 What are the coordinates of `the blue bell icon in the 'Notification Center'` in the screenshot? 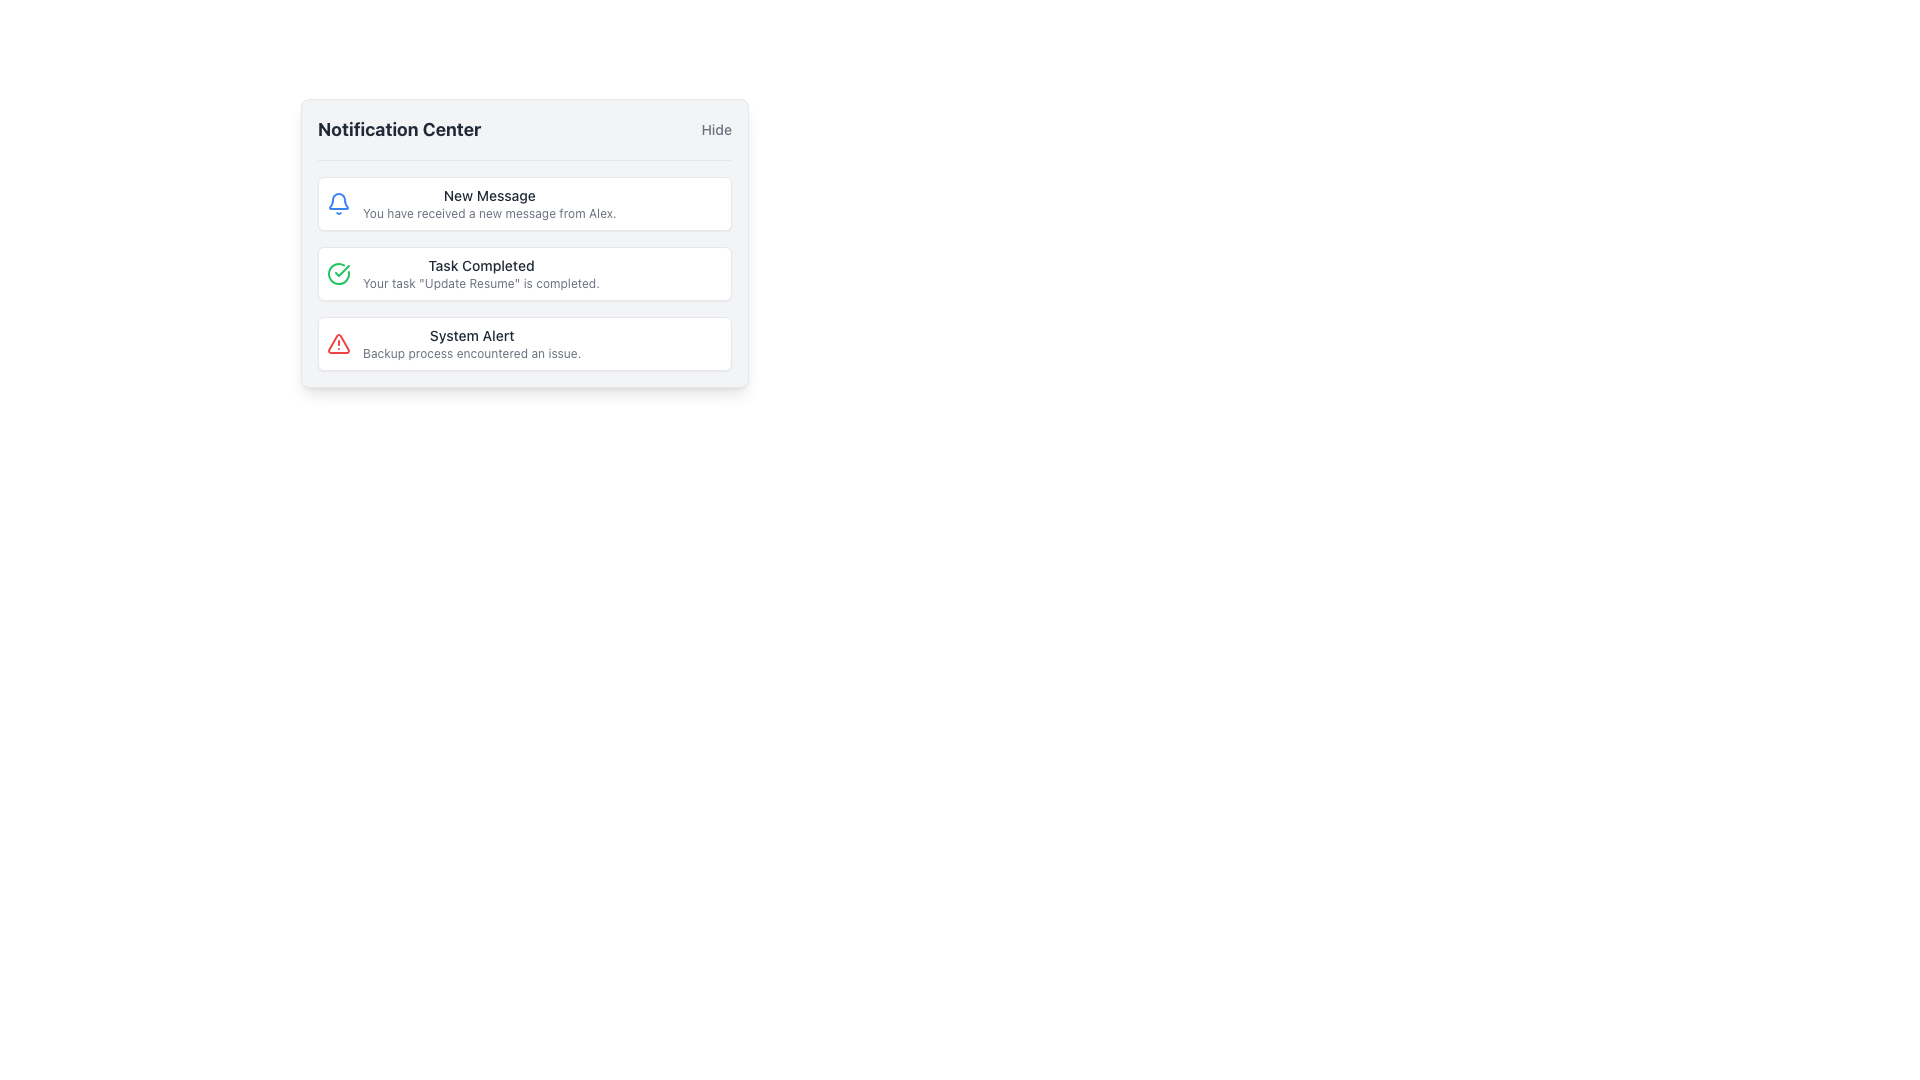 It's located at (339, 204).